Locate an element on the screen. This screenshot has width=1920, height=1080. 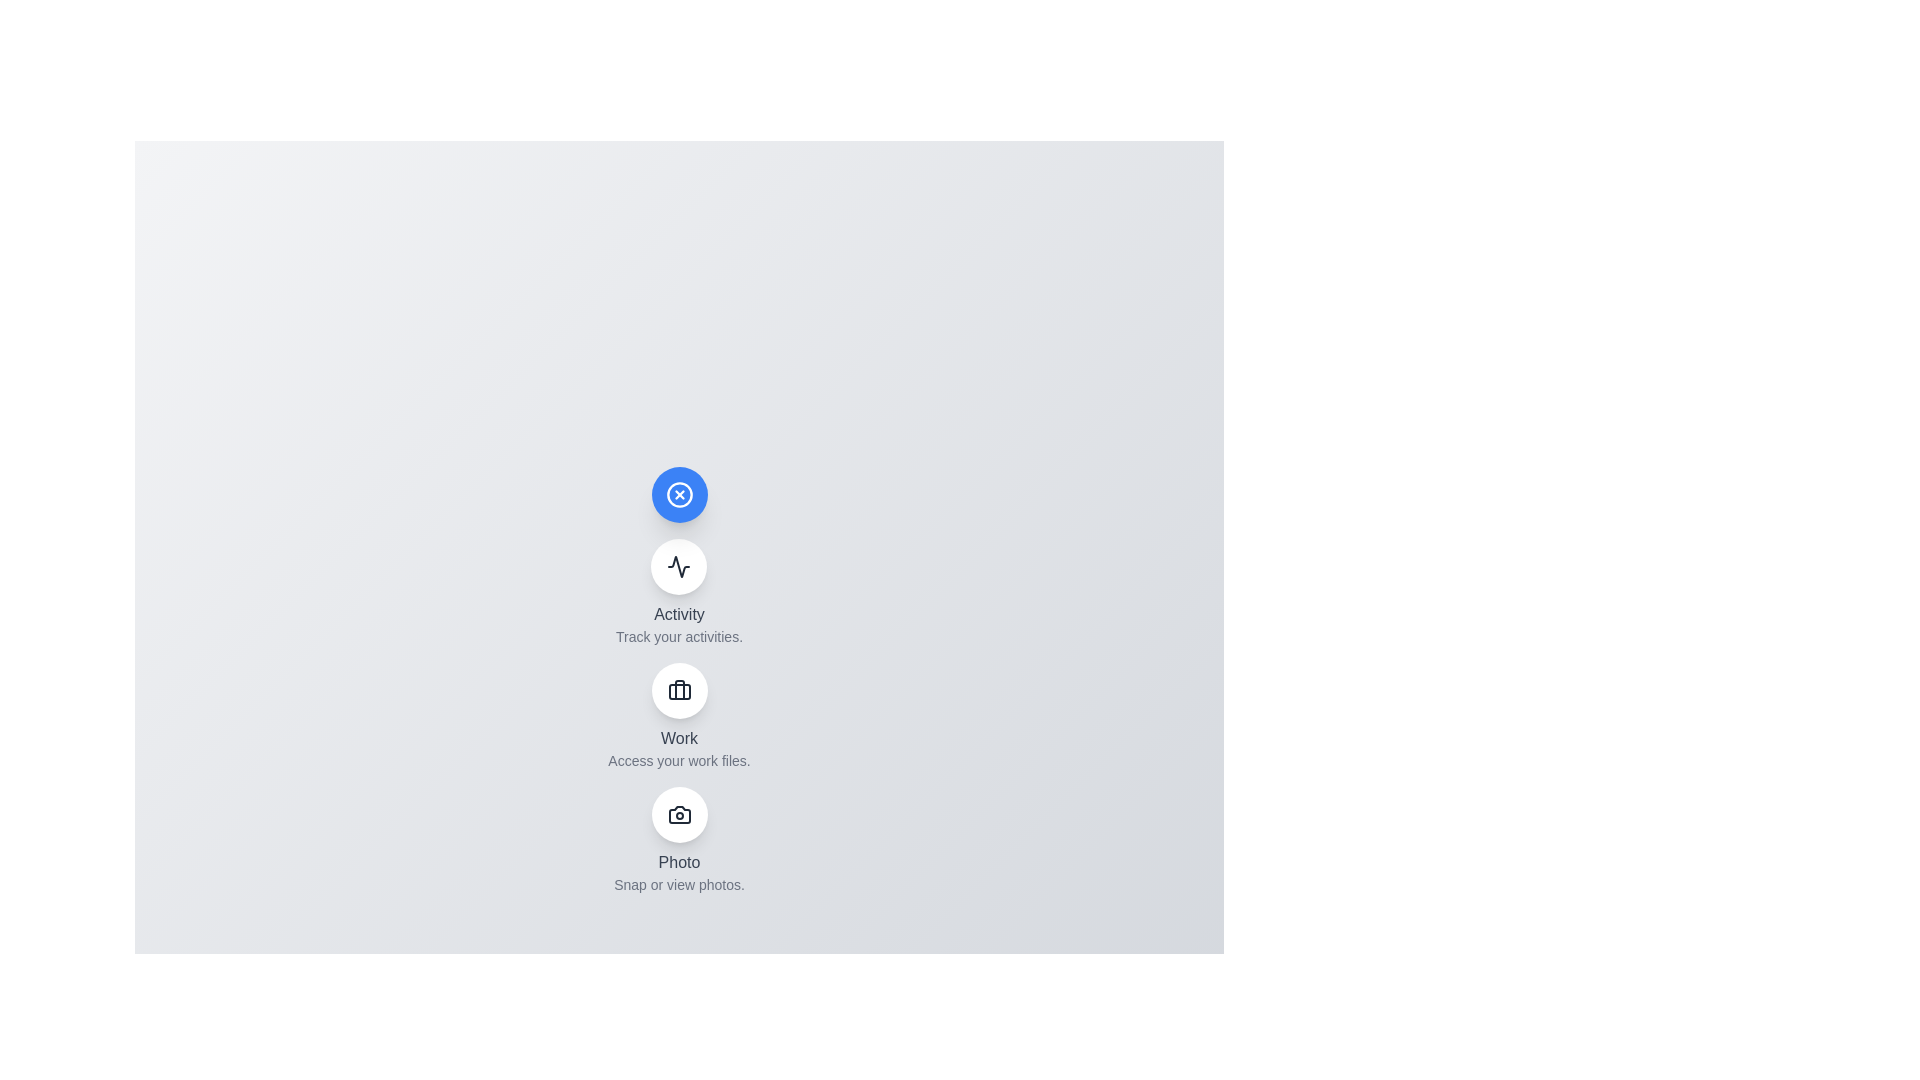
the main button to toggle the menu is located at coordinates (679, 494).